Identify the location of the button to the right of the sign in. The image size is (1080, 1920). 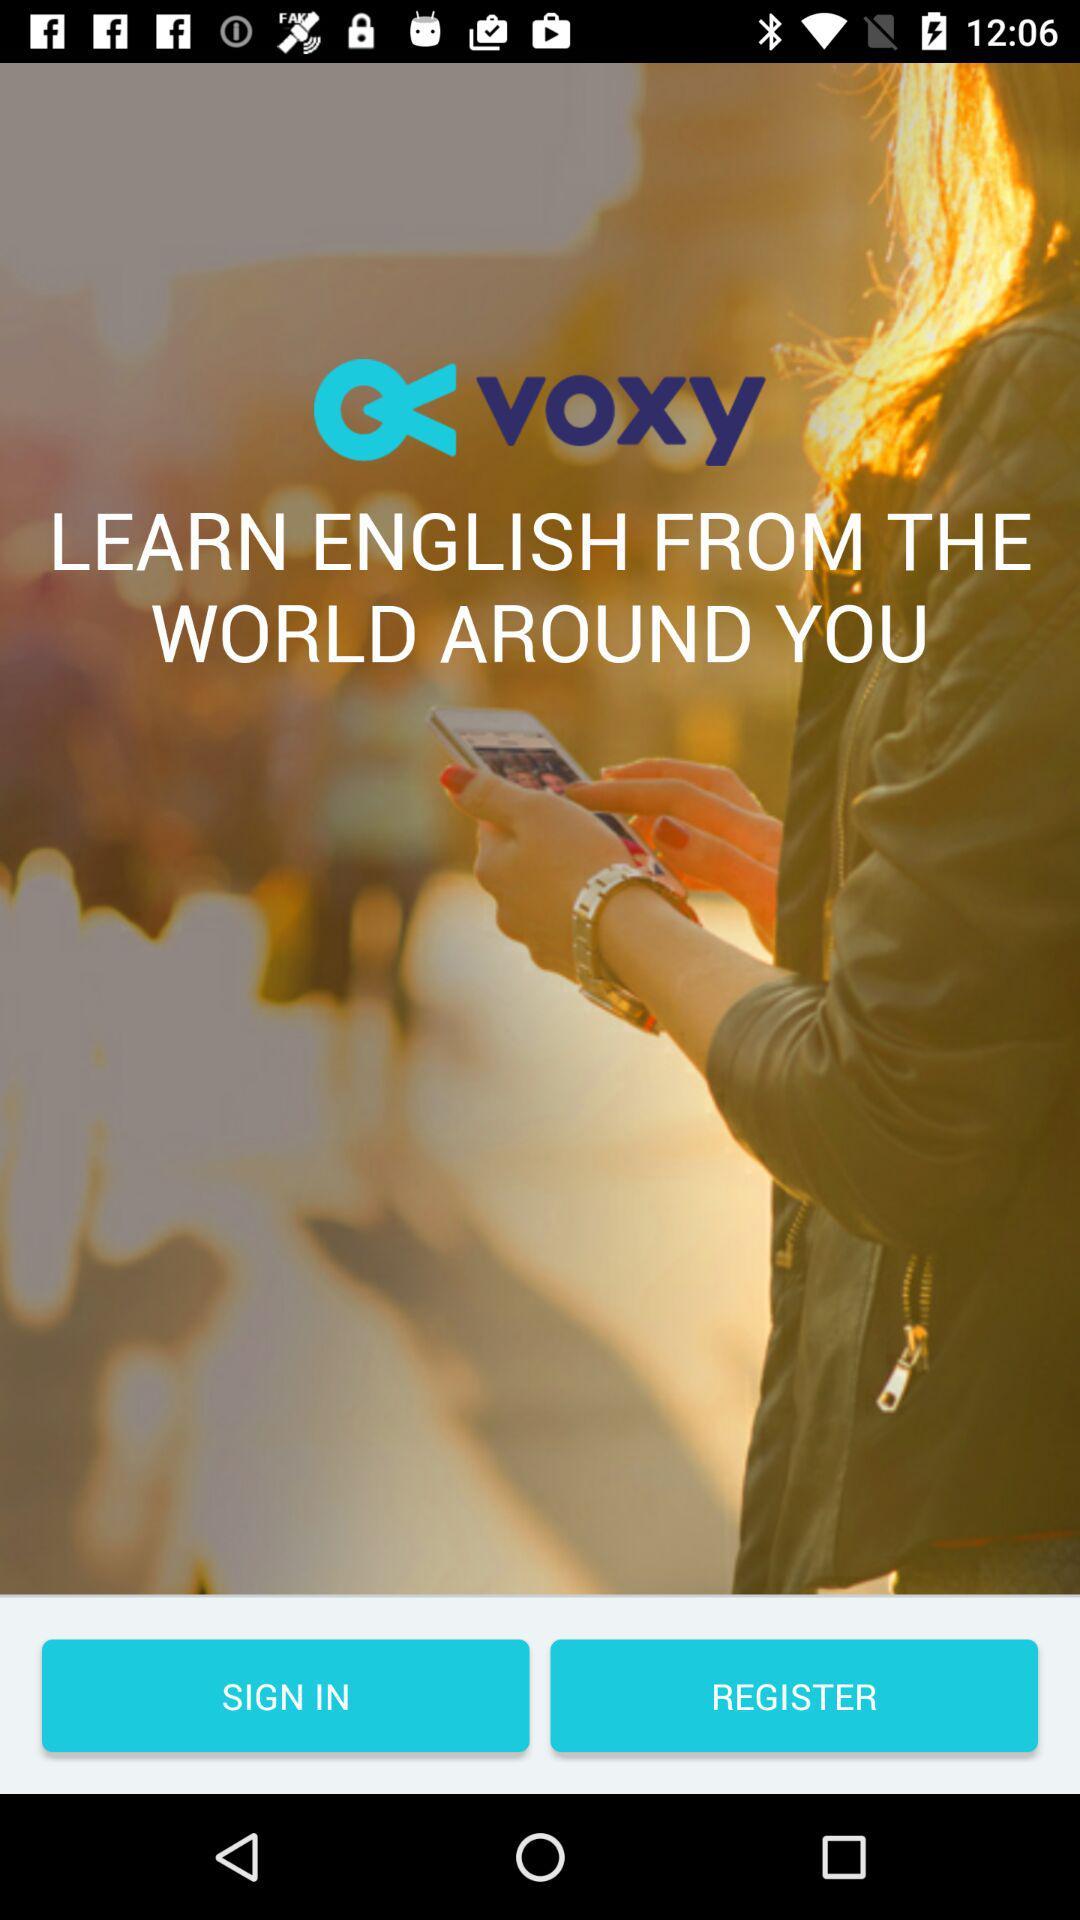
(793, 1694).